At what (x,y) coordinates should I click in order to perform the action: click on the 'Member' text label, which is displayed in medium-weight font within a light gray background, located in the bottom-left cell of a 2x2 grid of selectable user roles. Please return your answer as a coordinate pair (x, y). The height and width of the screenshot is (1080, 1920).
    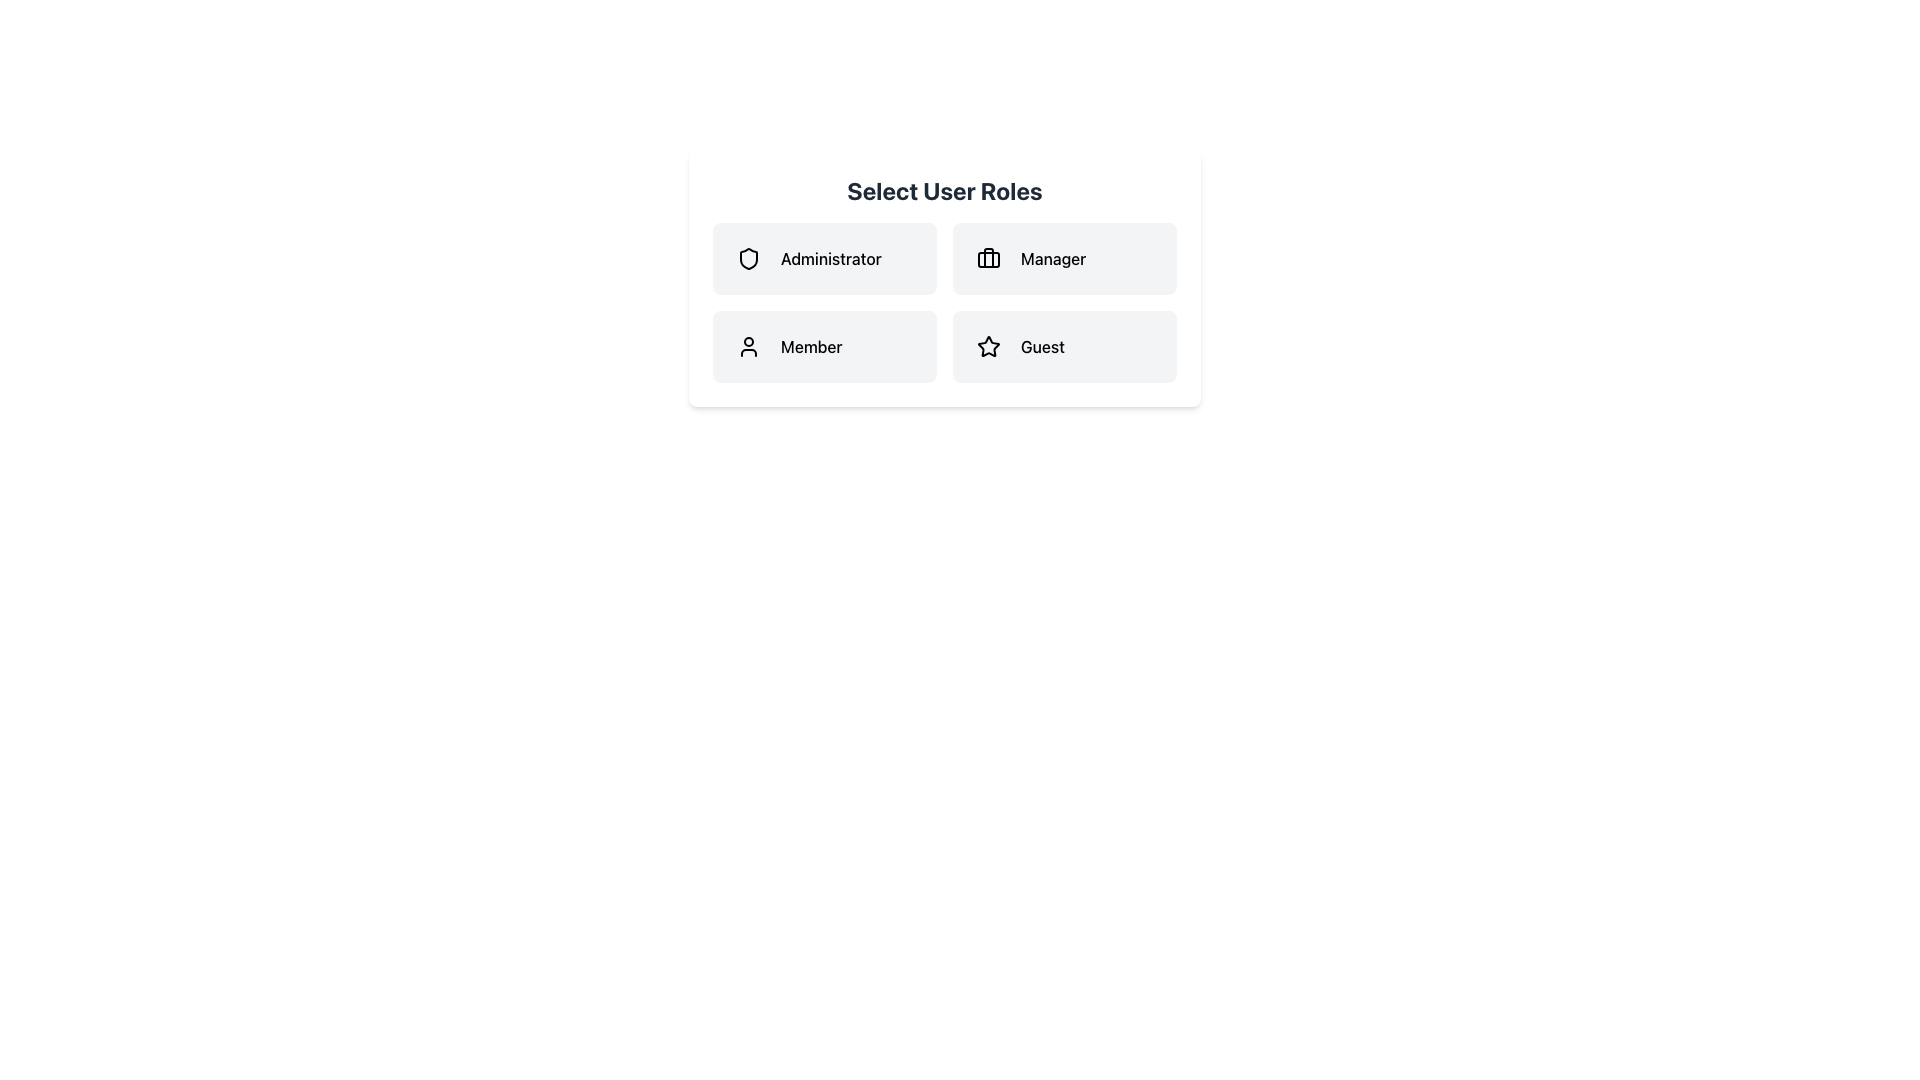
    Looking at the image, I should click on (811, 346).